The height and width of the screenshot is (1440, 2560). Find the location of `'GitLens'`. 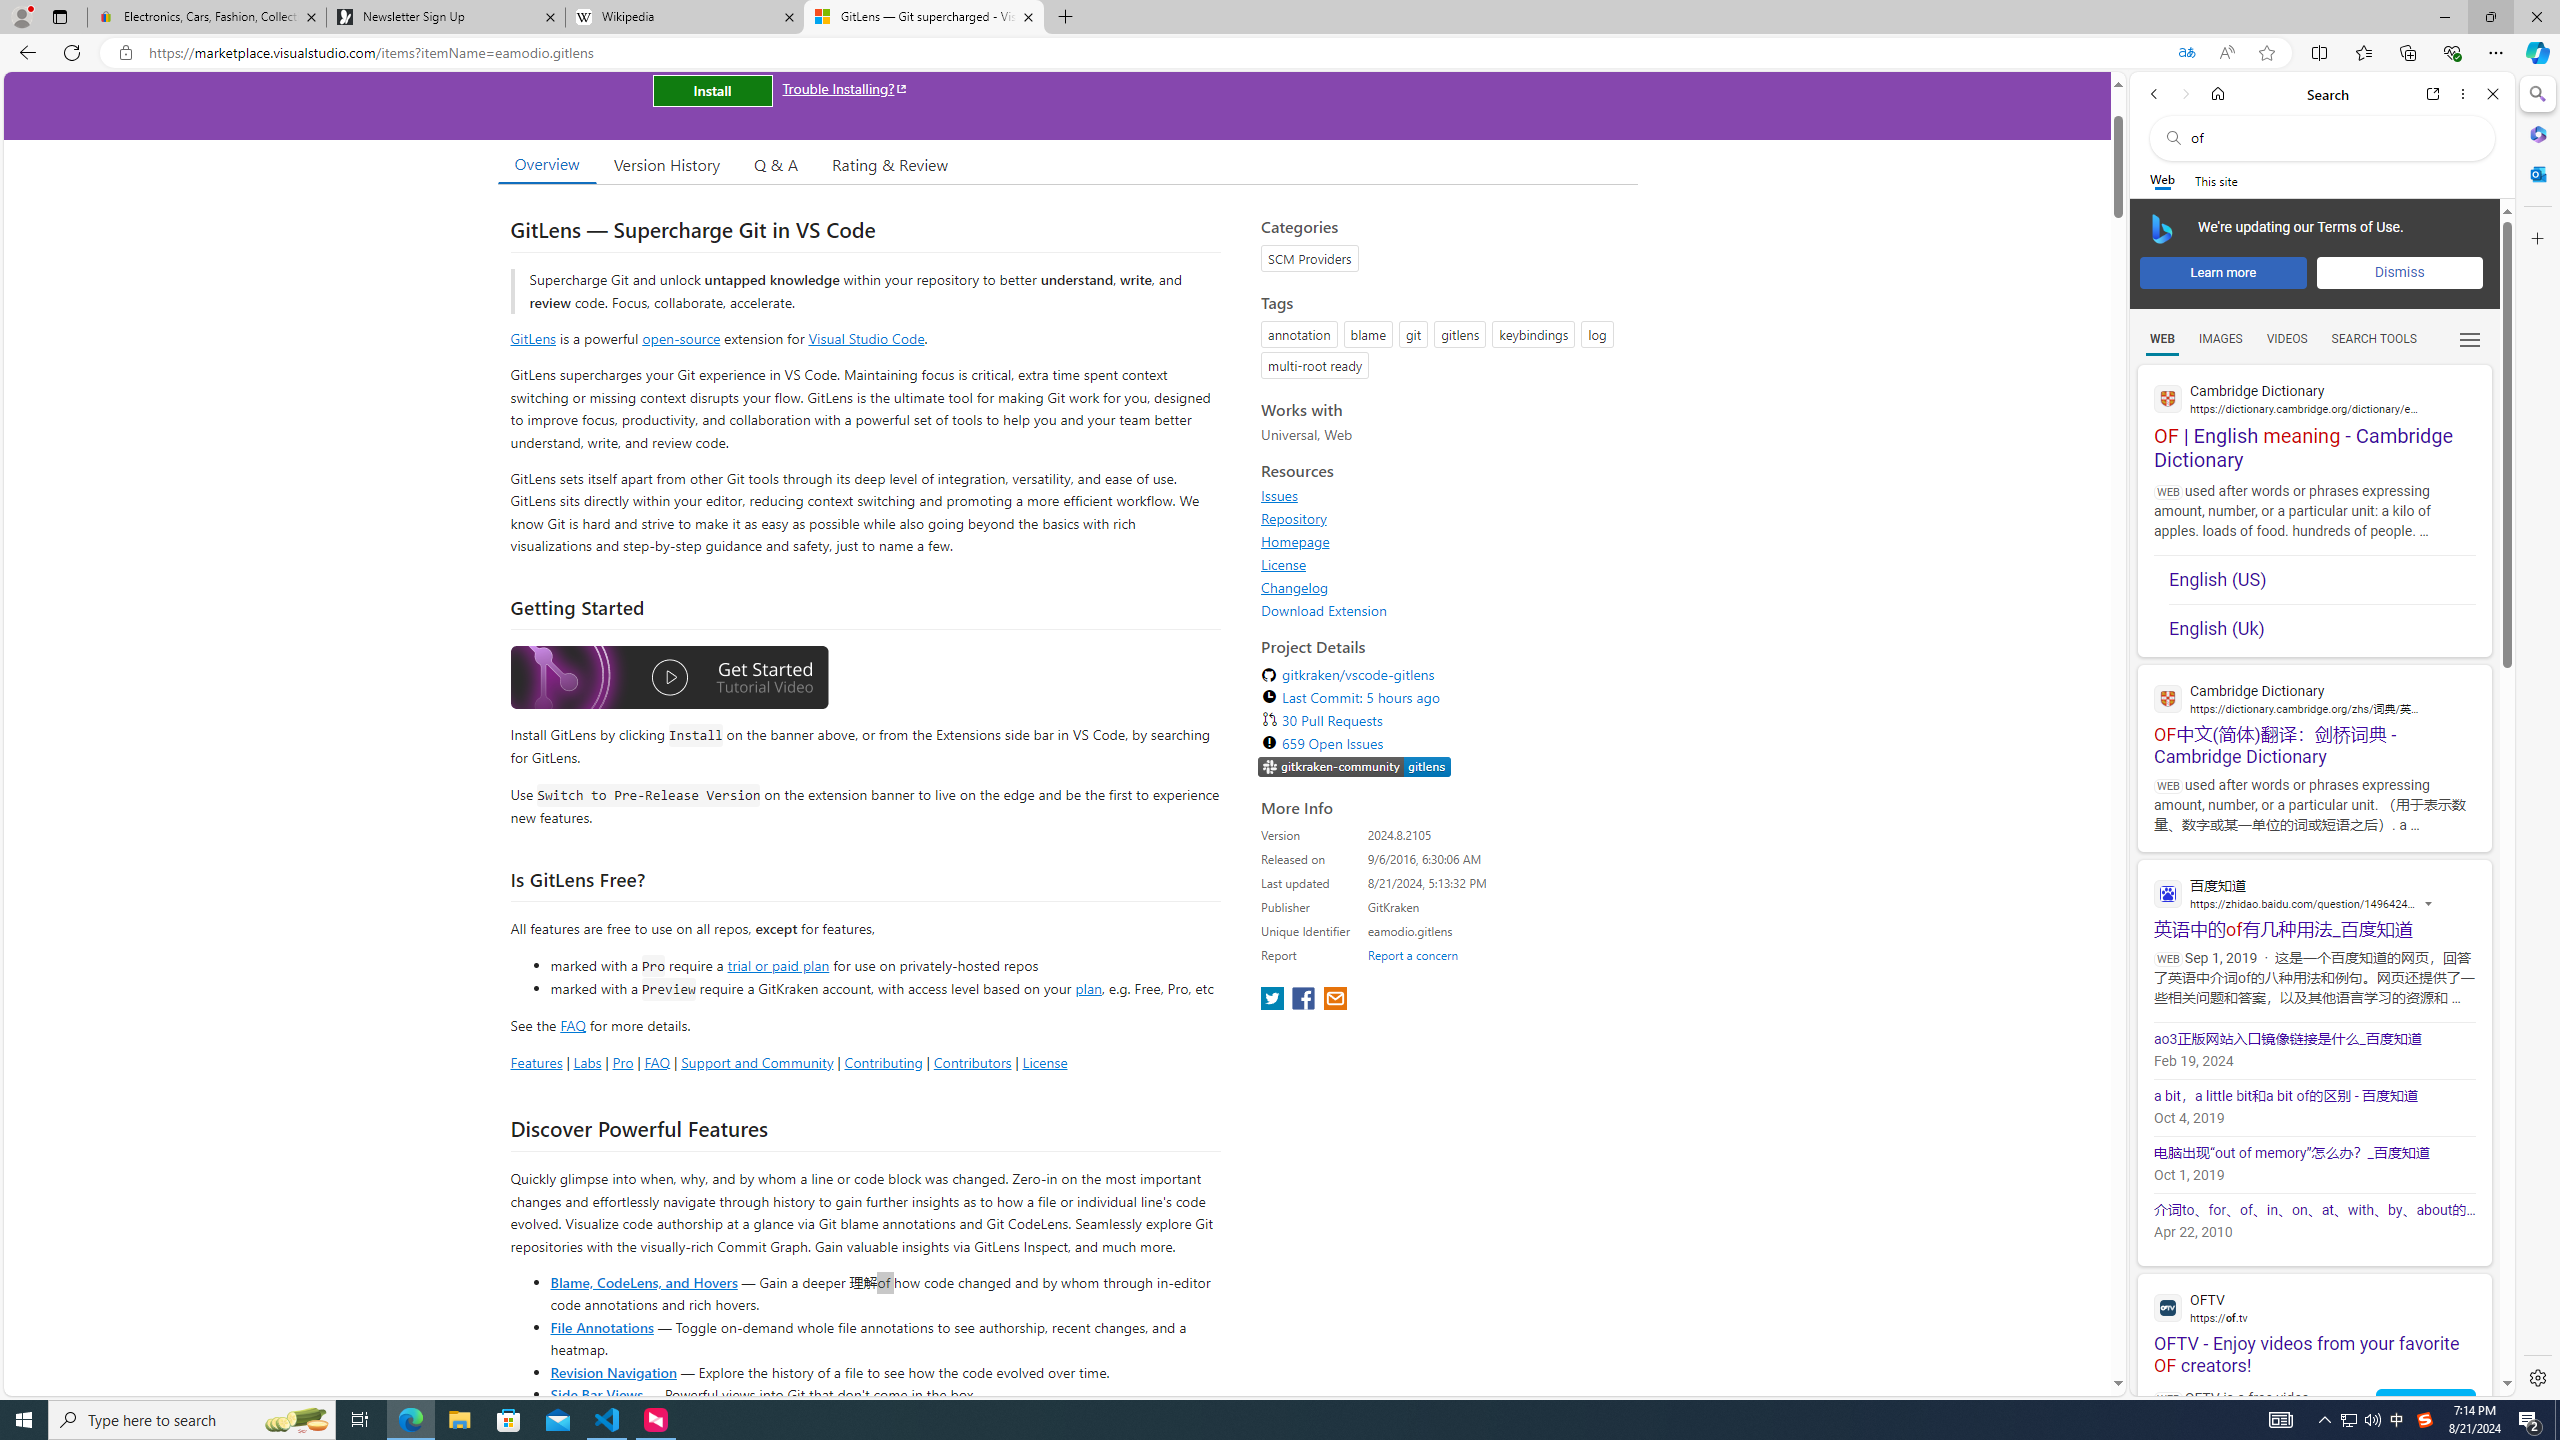

'GitLens' is located at coordinates (533, 337).